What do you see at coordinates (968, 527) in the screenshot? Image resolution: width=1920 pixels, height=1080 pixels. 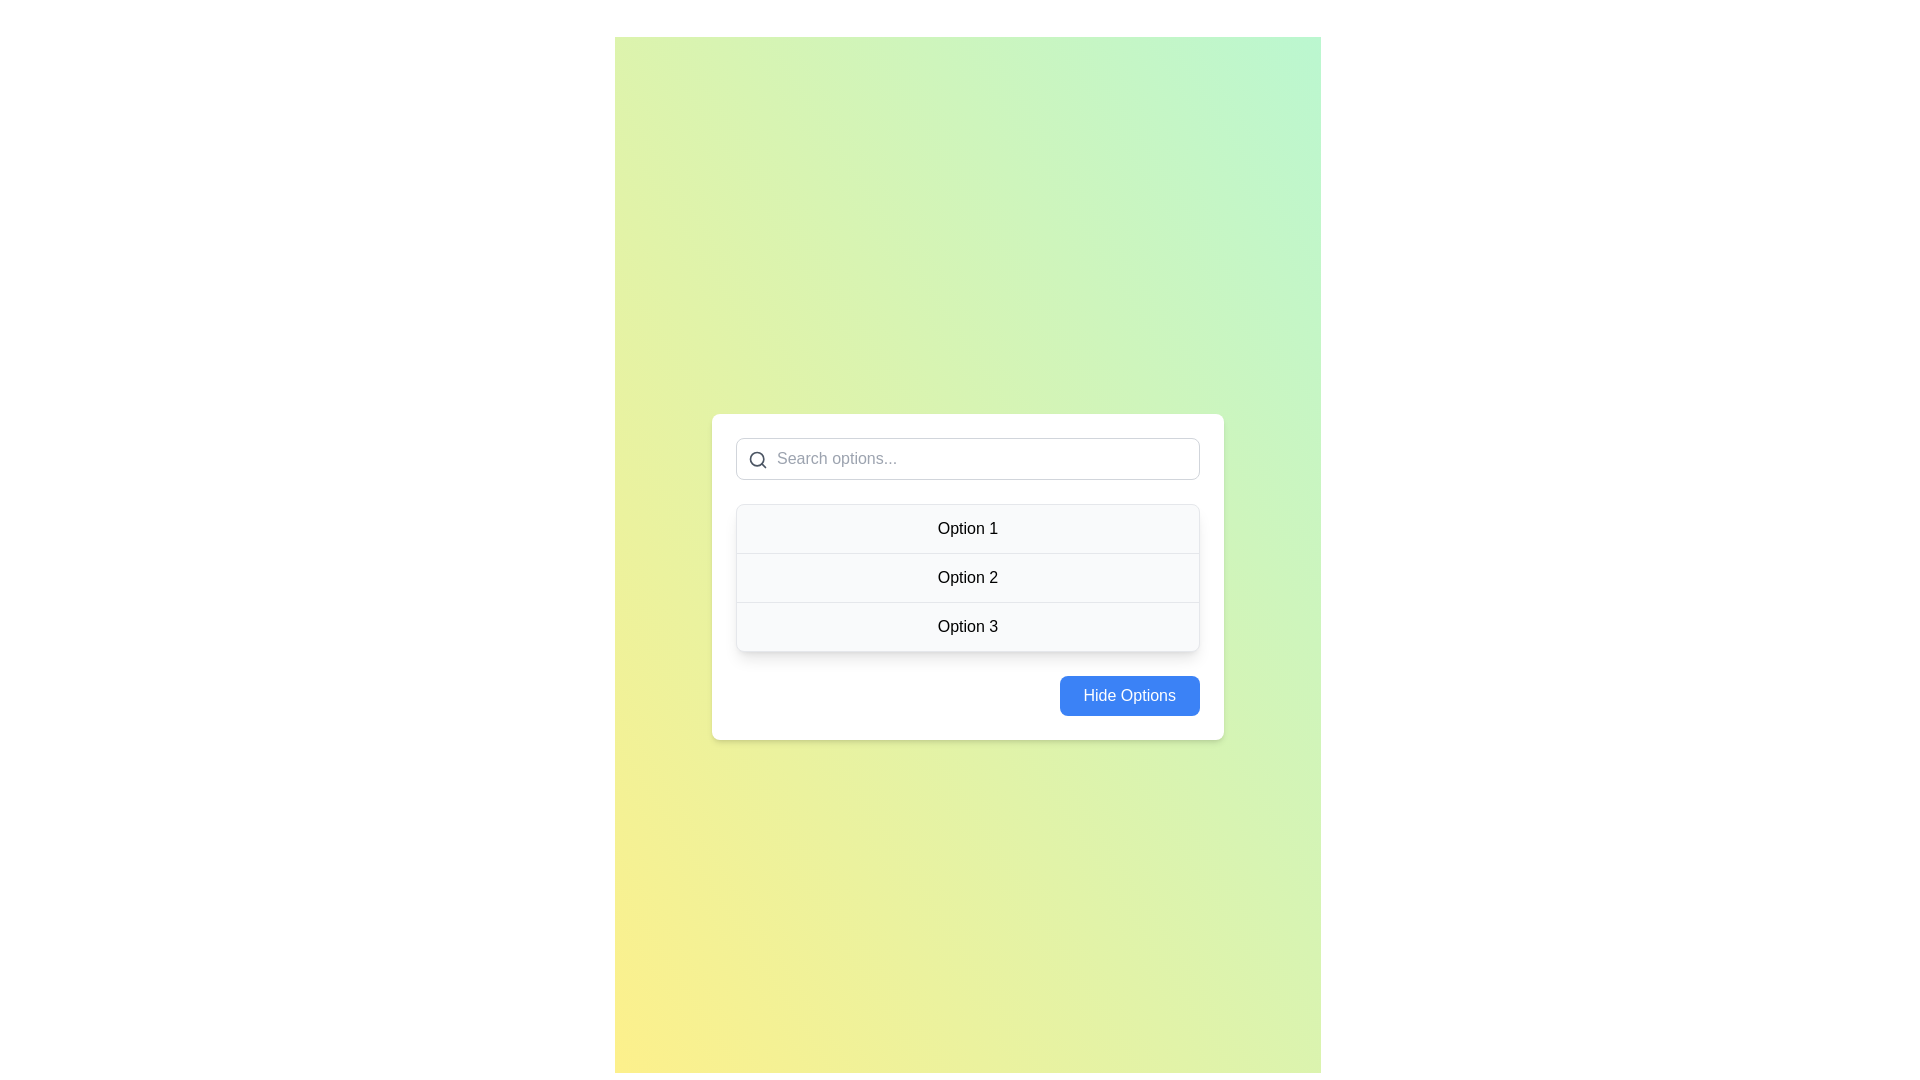 I see `the first list item labeled 'Option 1' in the dropdown menu` at bounding box center [968, 527].